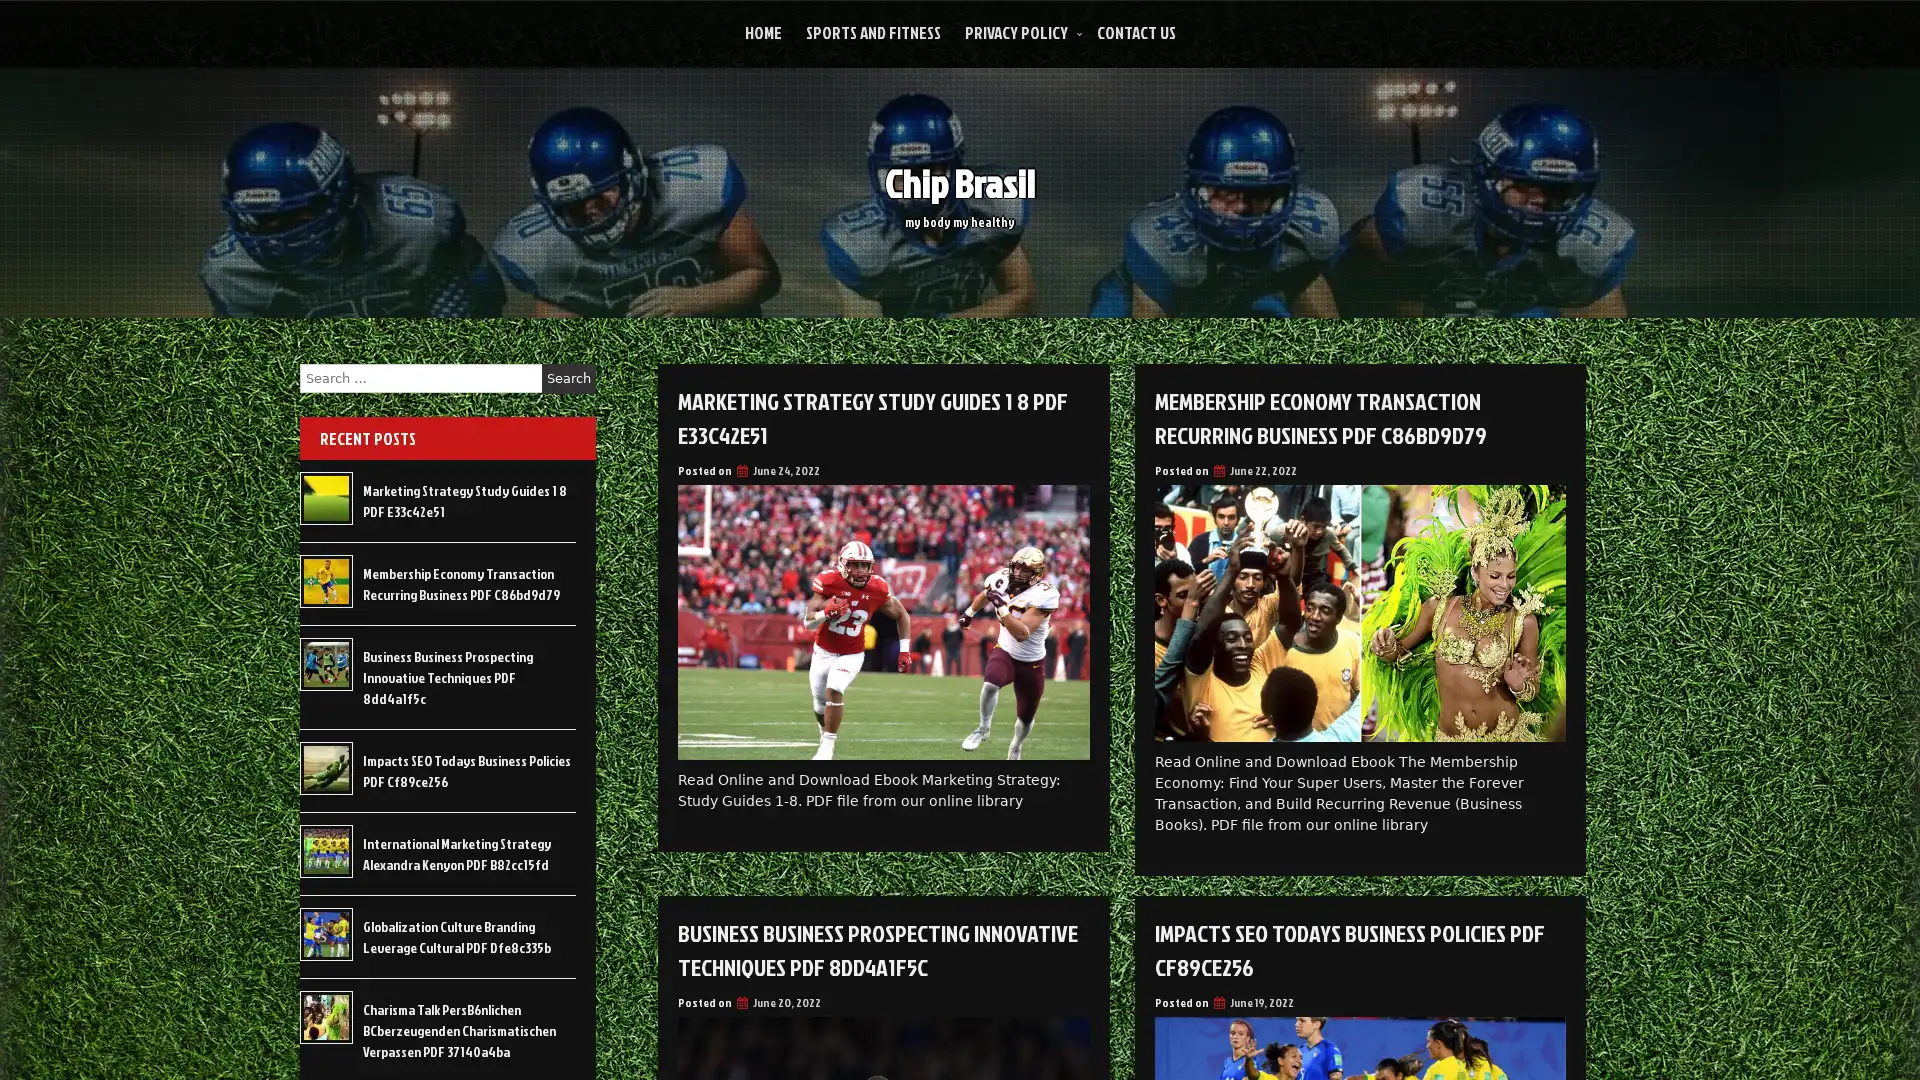 This screenshot has height=1080, width=1920. What do you see at coordinates (568, 378) in the screenshot?
I see `Search` at bounding box center [568, 378].